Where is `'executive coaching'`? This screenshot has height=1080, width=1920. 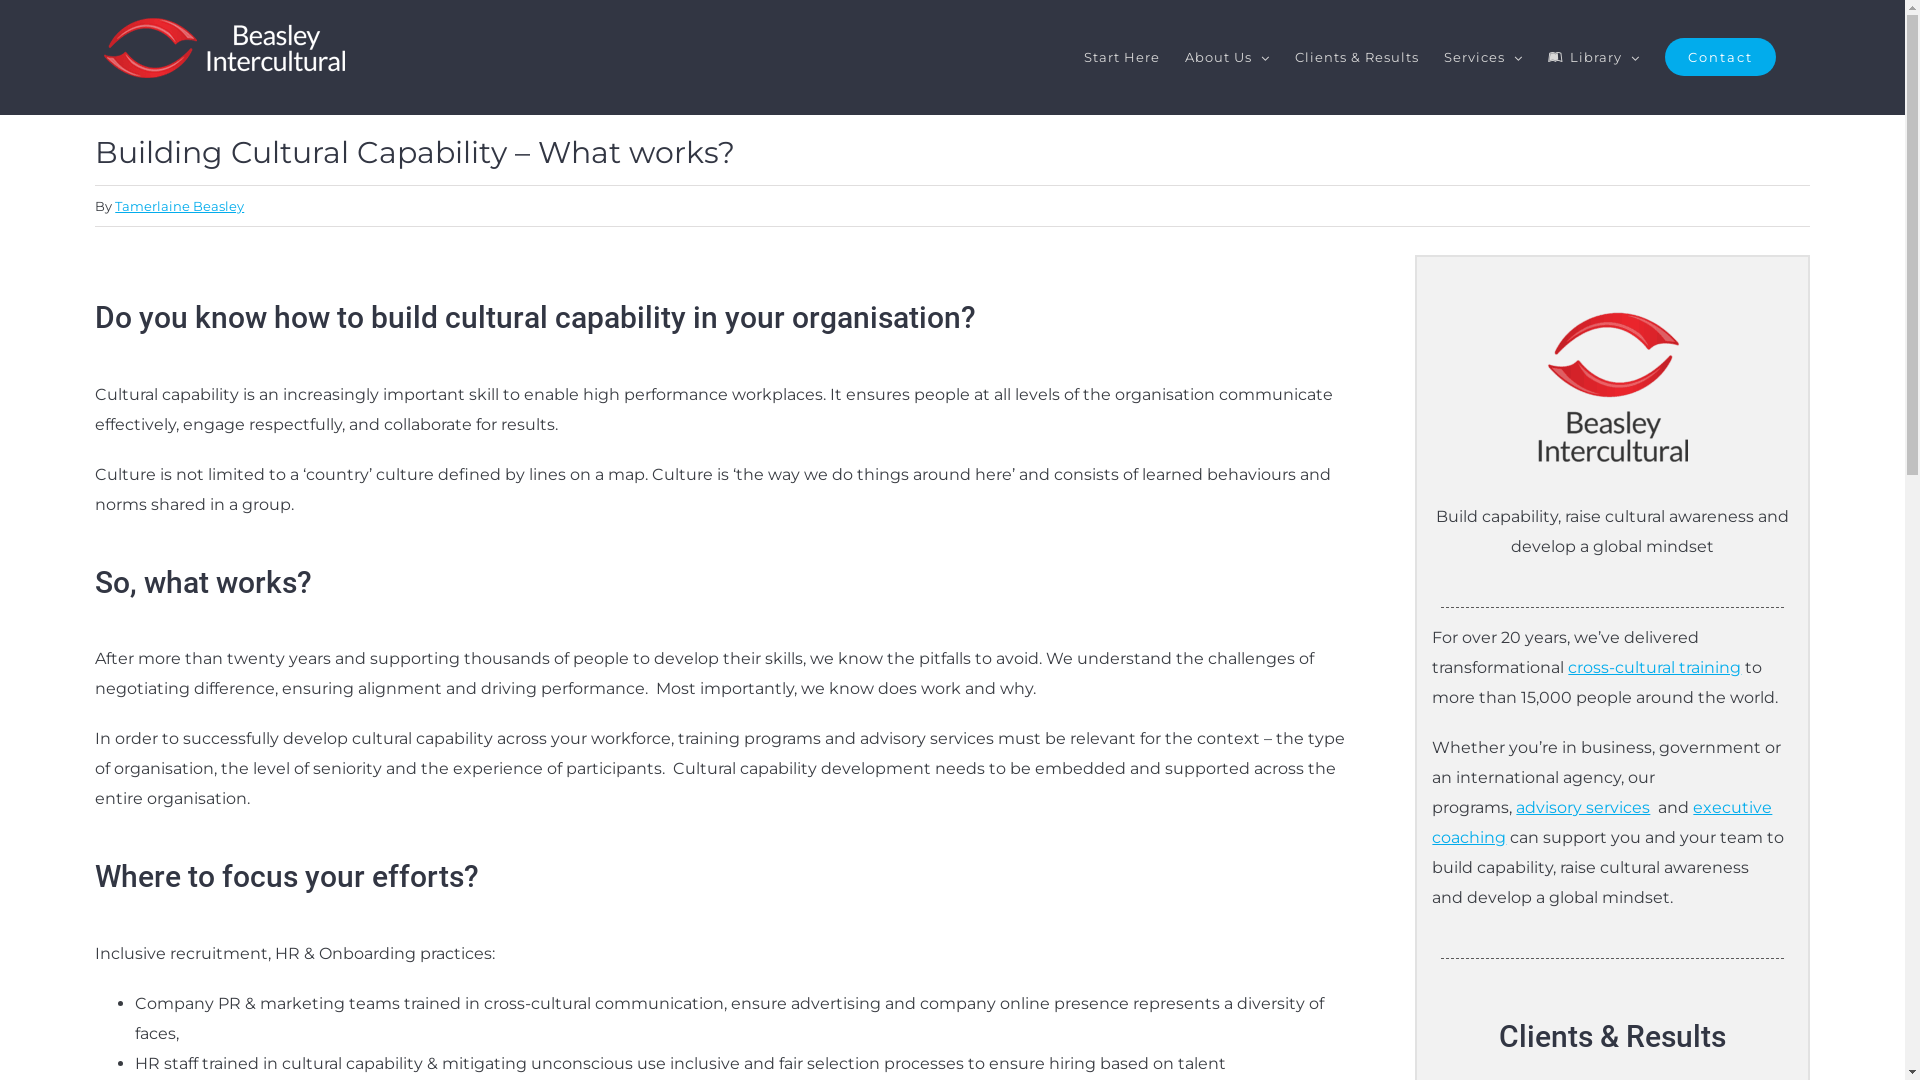
'executive coaching' is located at coordinates (1602, 822).